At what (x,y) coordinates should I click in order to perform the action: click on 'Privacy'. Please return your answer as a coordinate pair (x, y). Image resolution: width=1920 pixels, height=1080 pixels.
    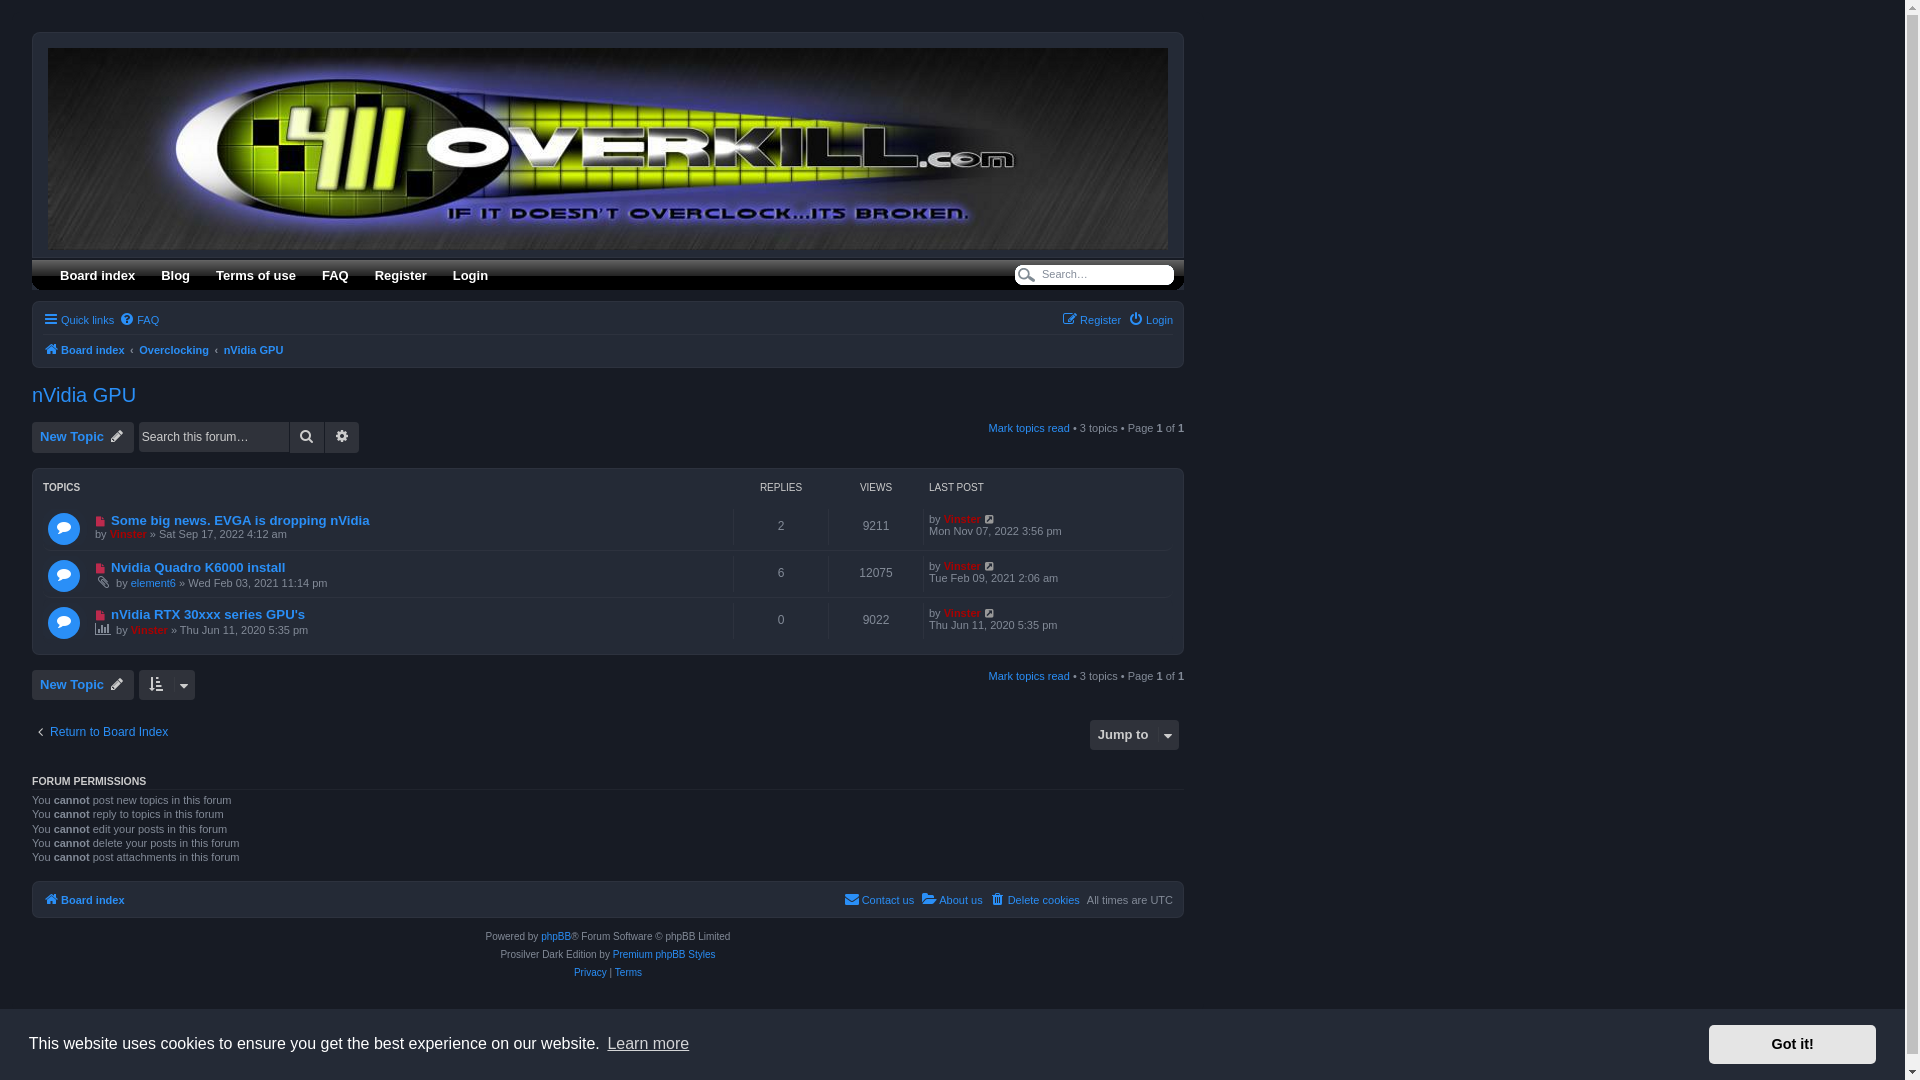
    Looking at the image, I should click on (573, 971).